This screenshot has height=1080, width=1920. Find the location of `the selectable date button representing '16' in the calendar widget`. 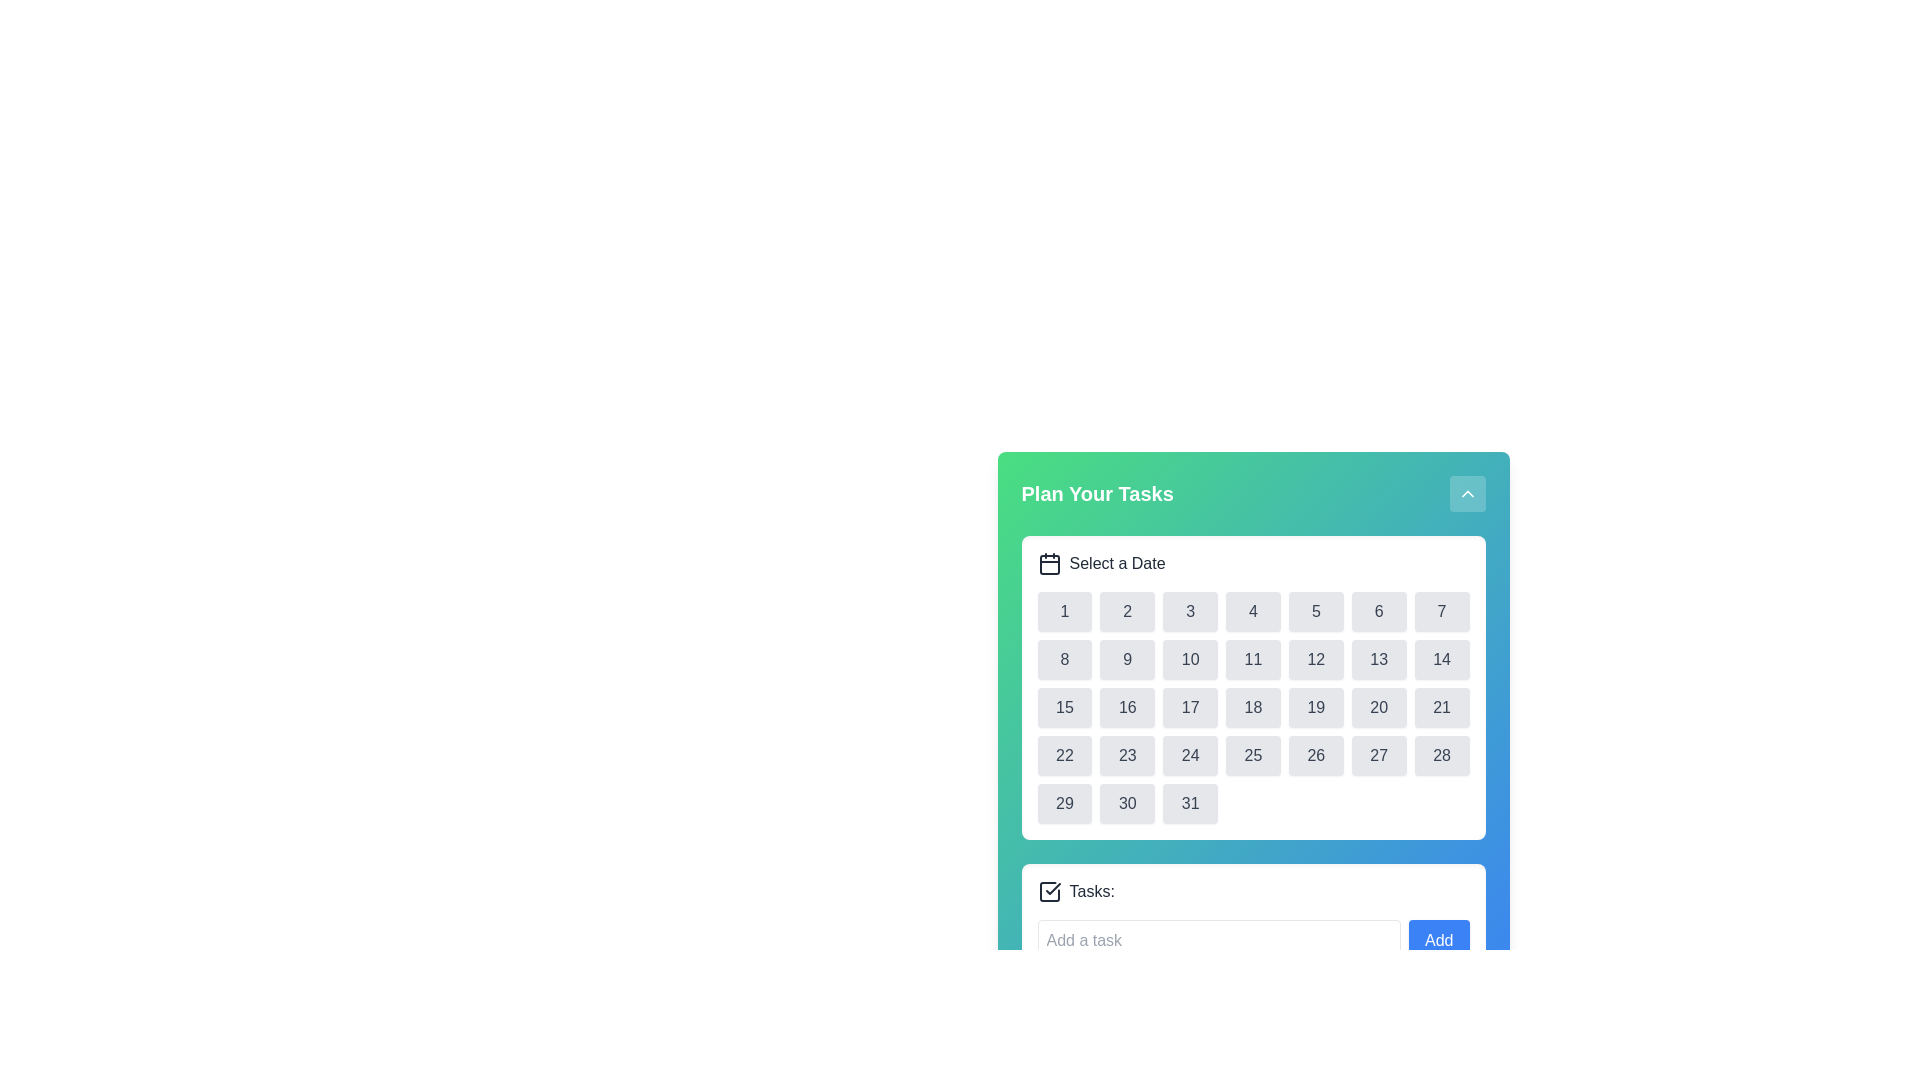

the selectable date button representing '16' in the calendar widget is located at coordinates (1127, 707).